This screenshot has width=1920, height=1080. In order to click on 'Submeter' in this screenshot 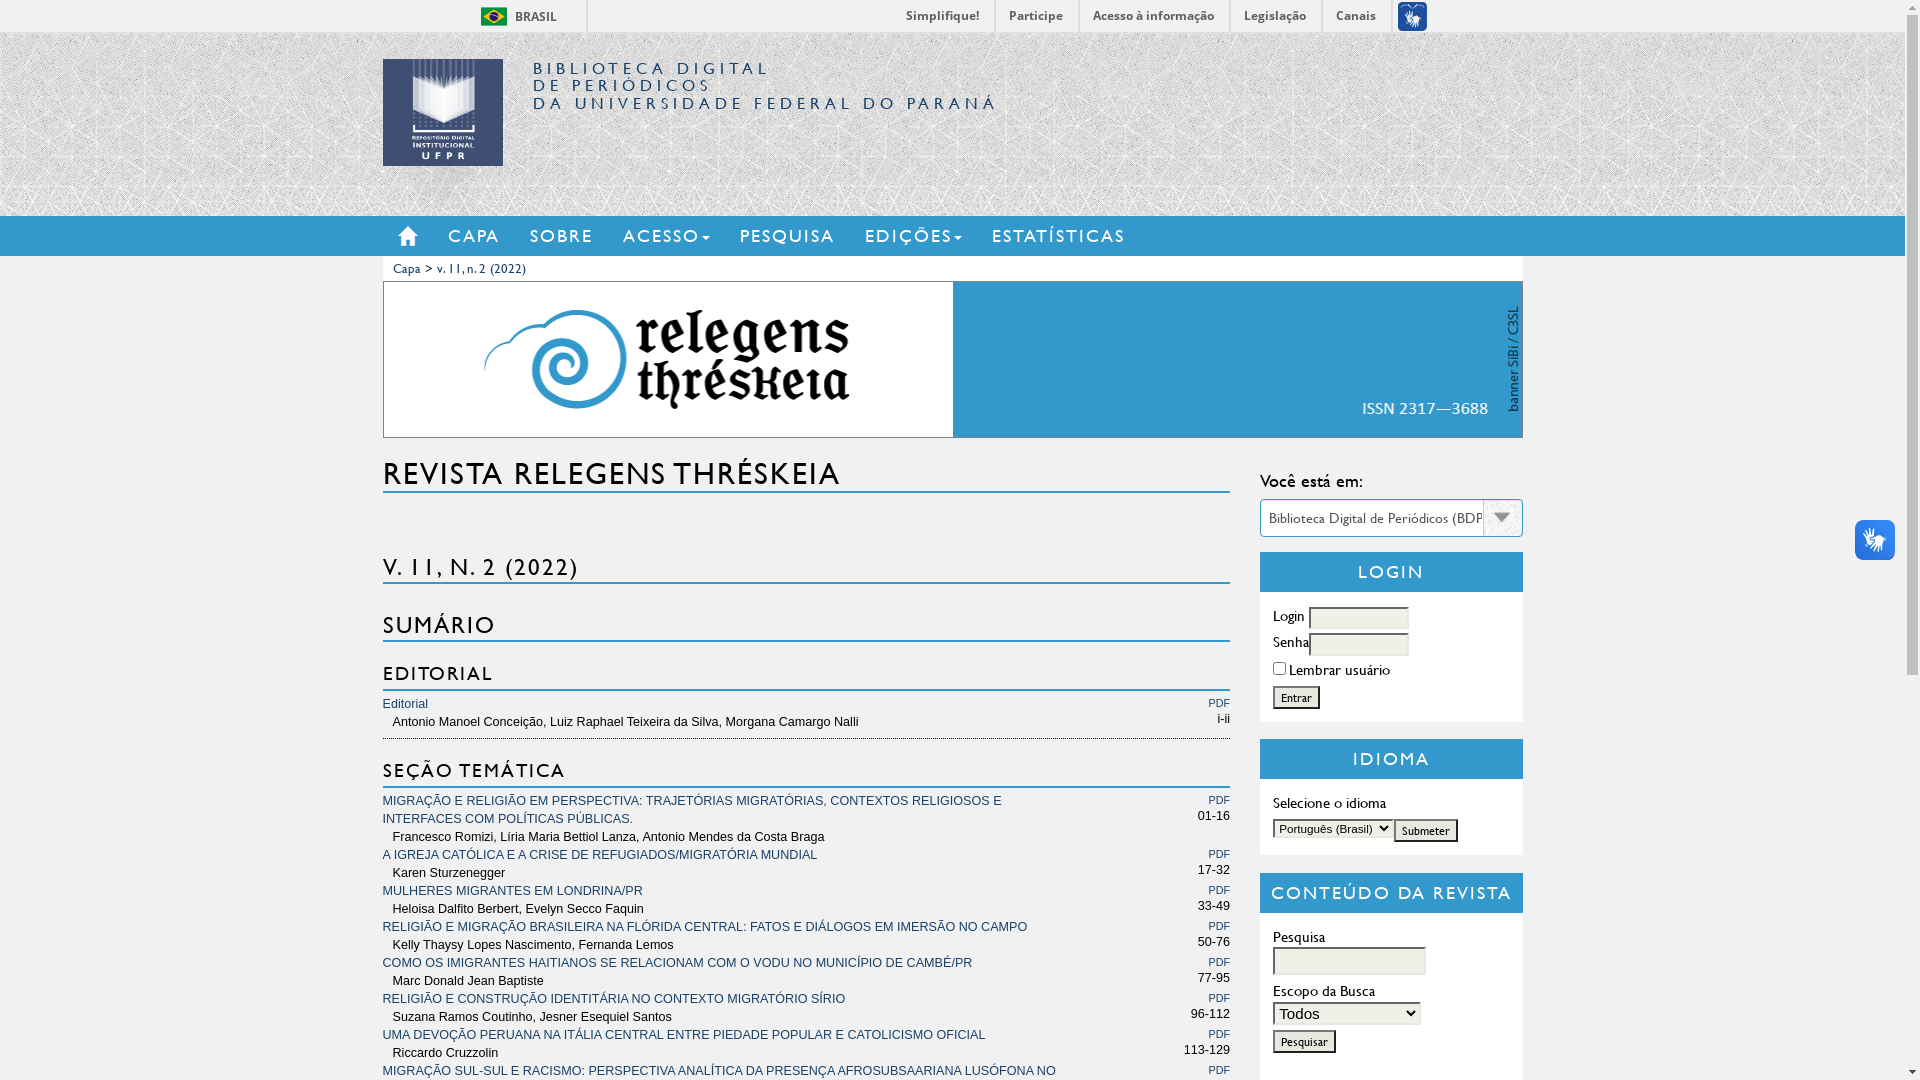, I will do `click(1392, 830)`.